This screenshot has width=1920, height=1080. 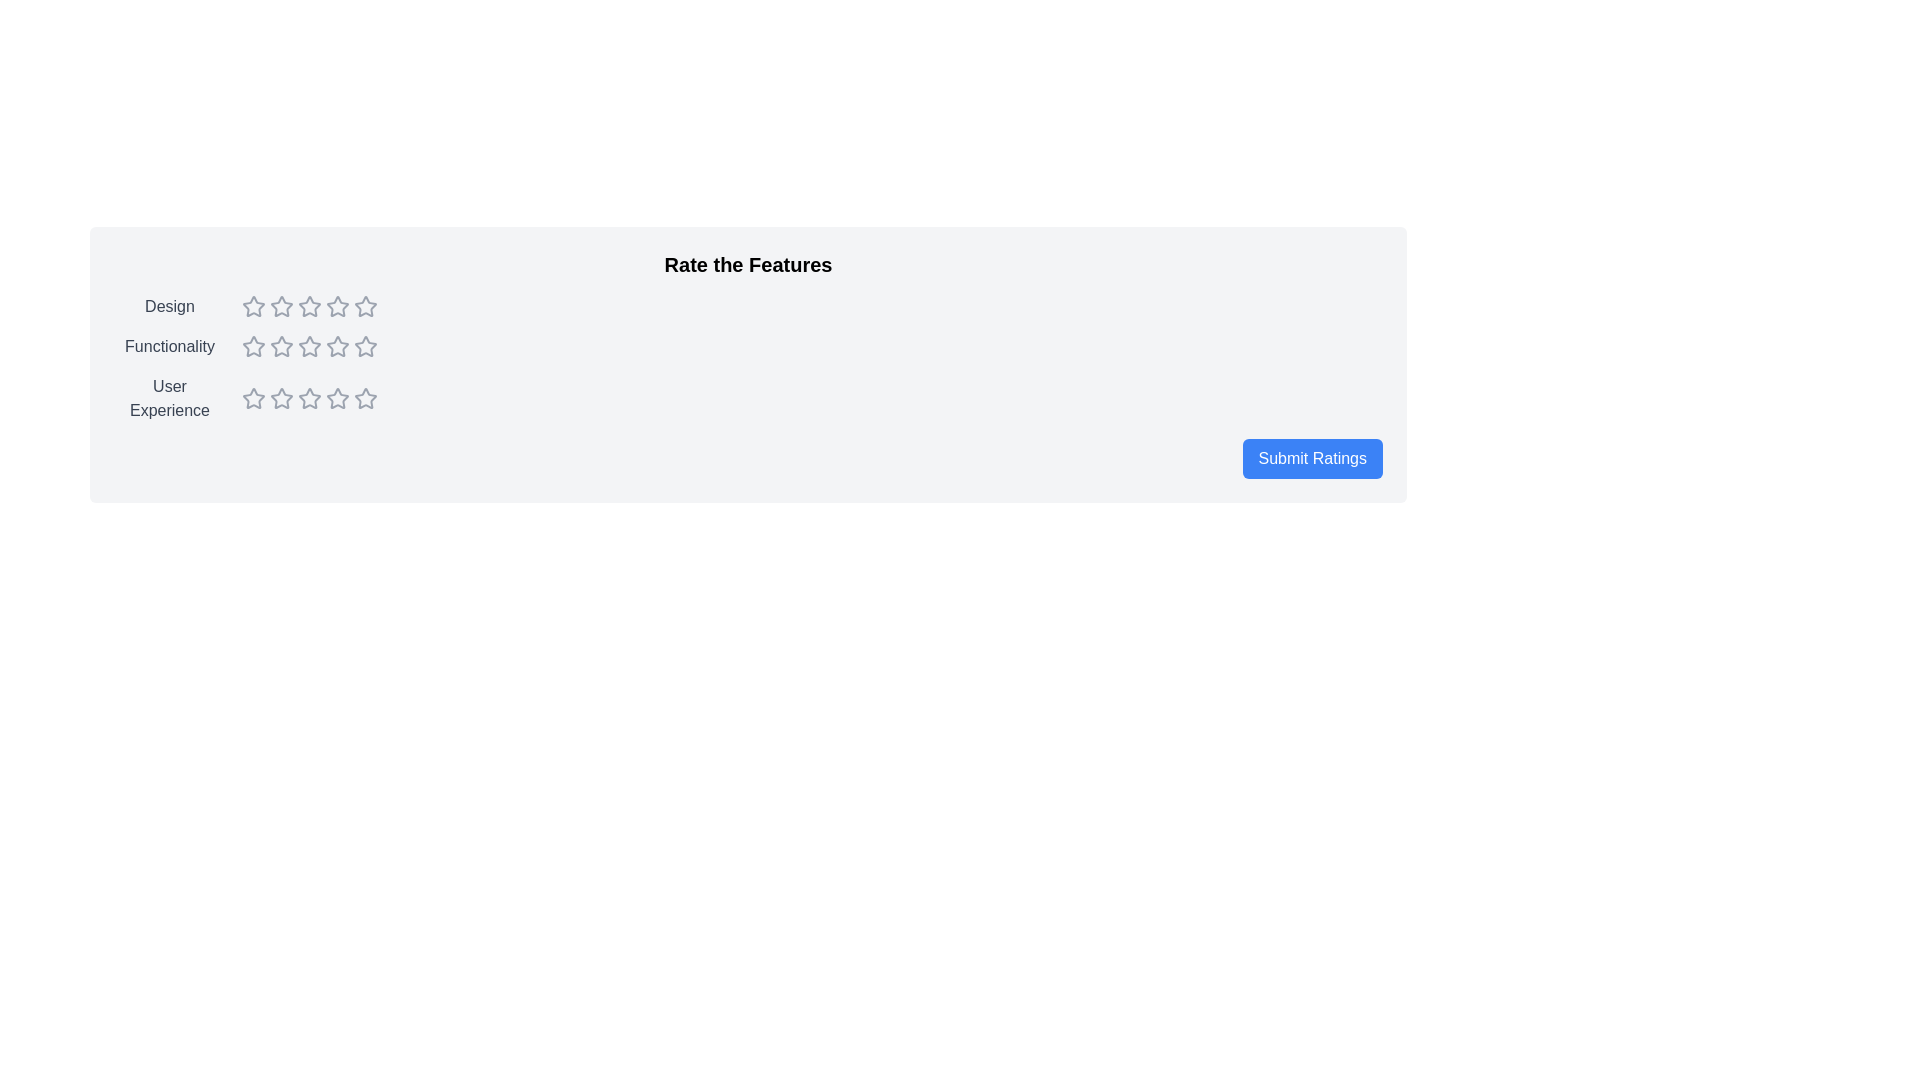 What do you see at coordinates (337, 346) in the screenshot?
I see `the fourth hollow star icon with a gray stroke in the rating section to rate 'Functionality'` at bounding box center [337, 346].